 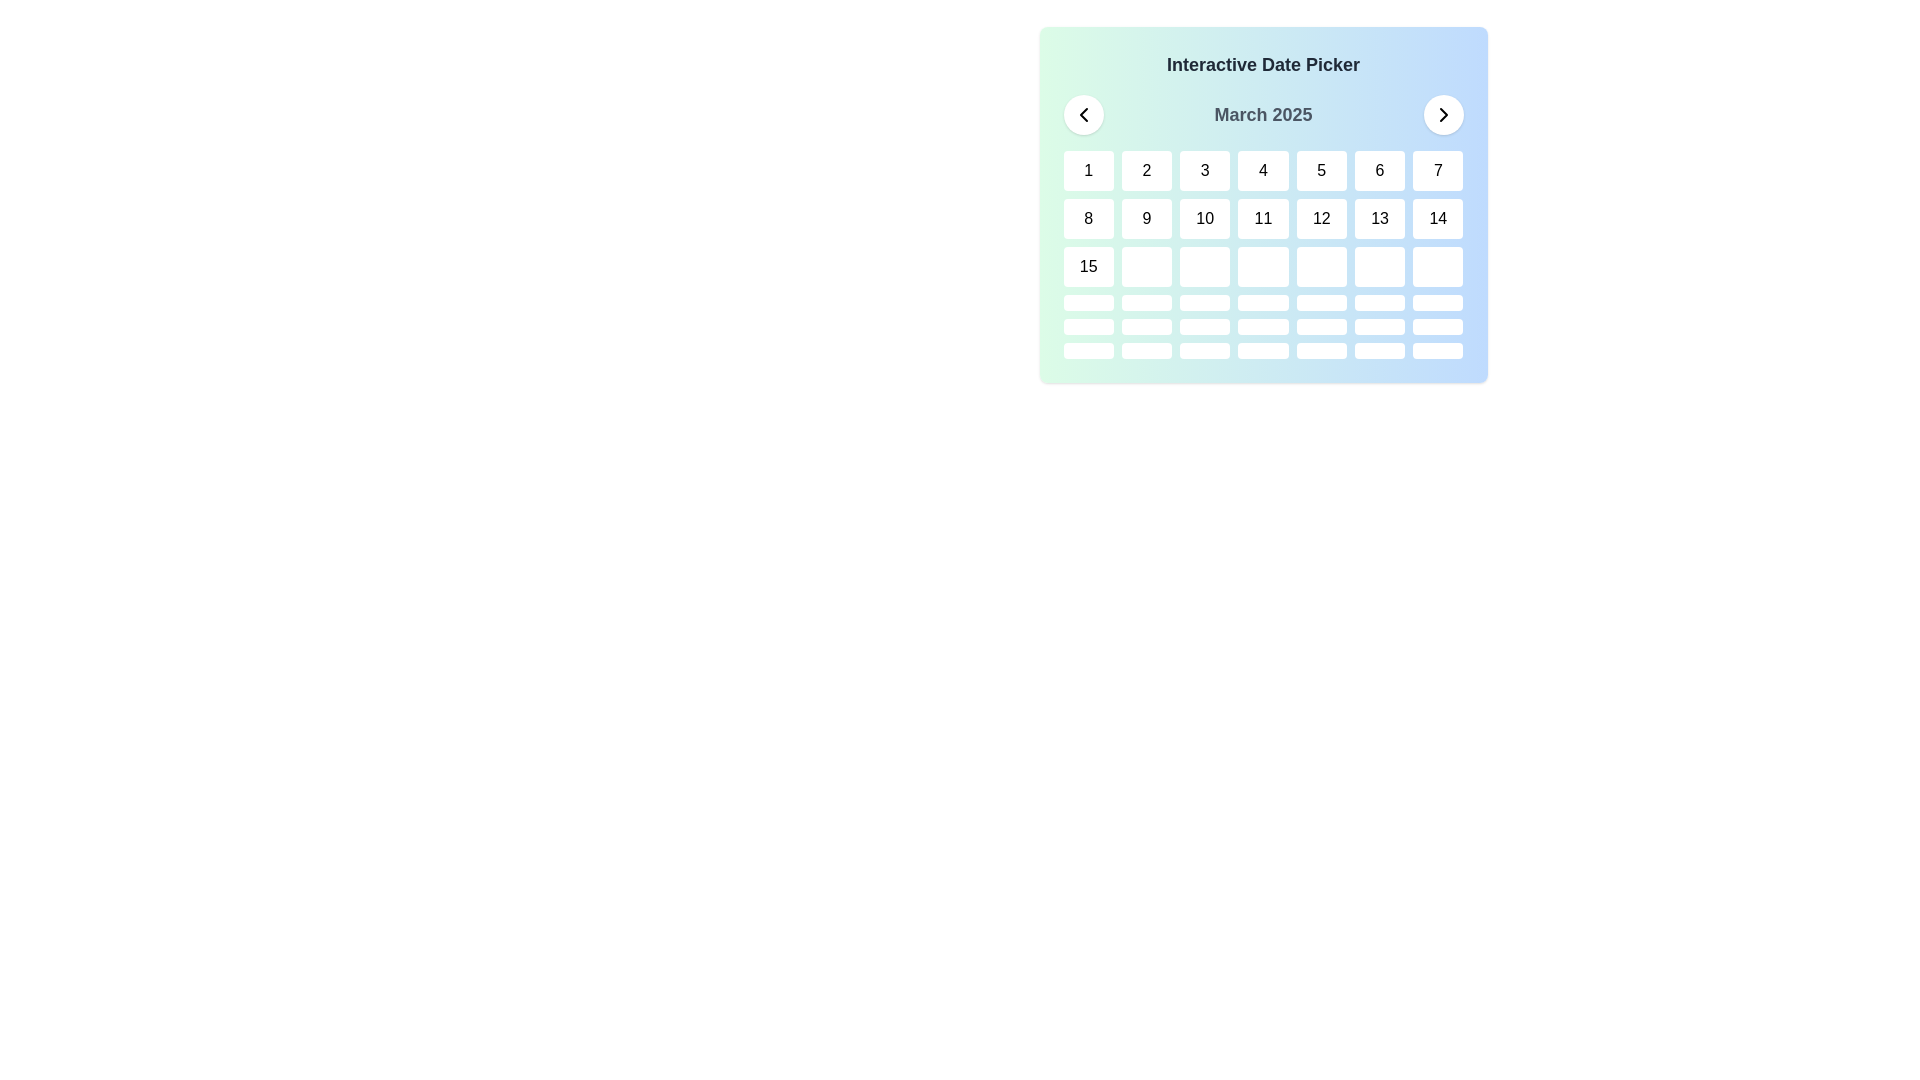 I want to click on the third empty button, so click(x=1204, y=303).